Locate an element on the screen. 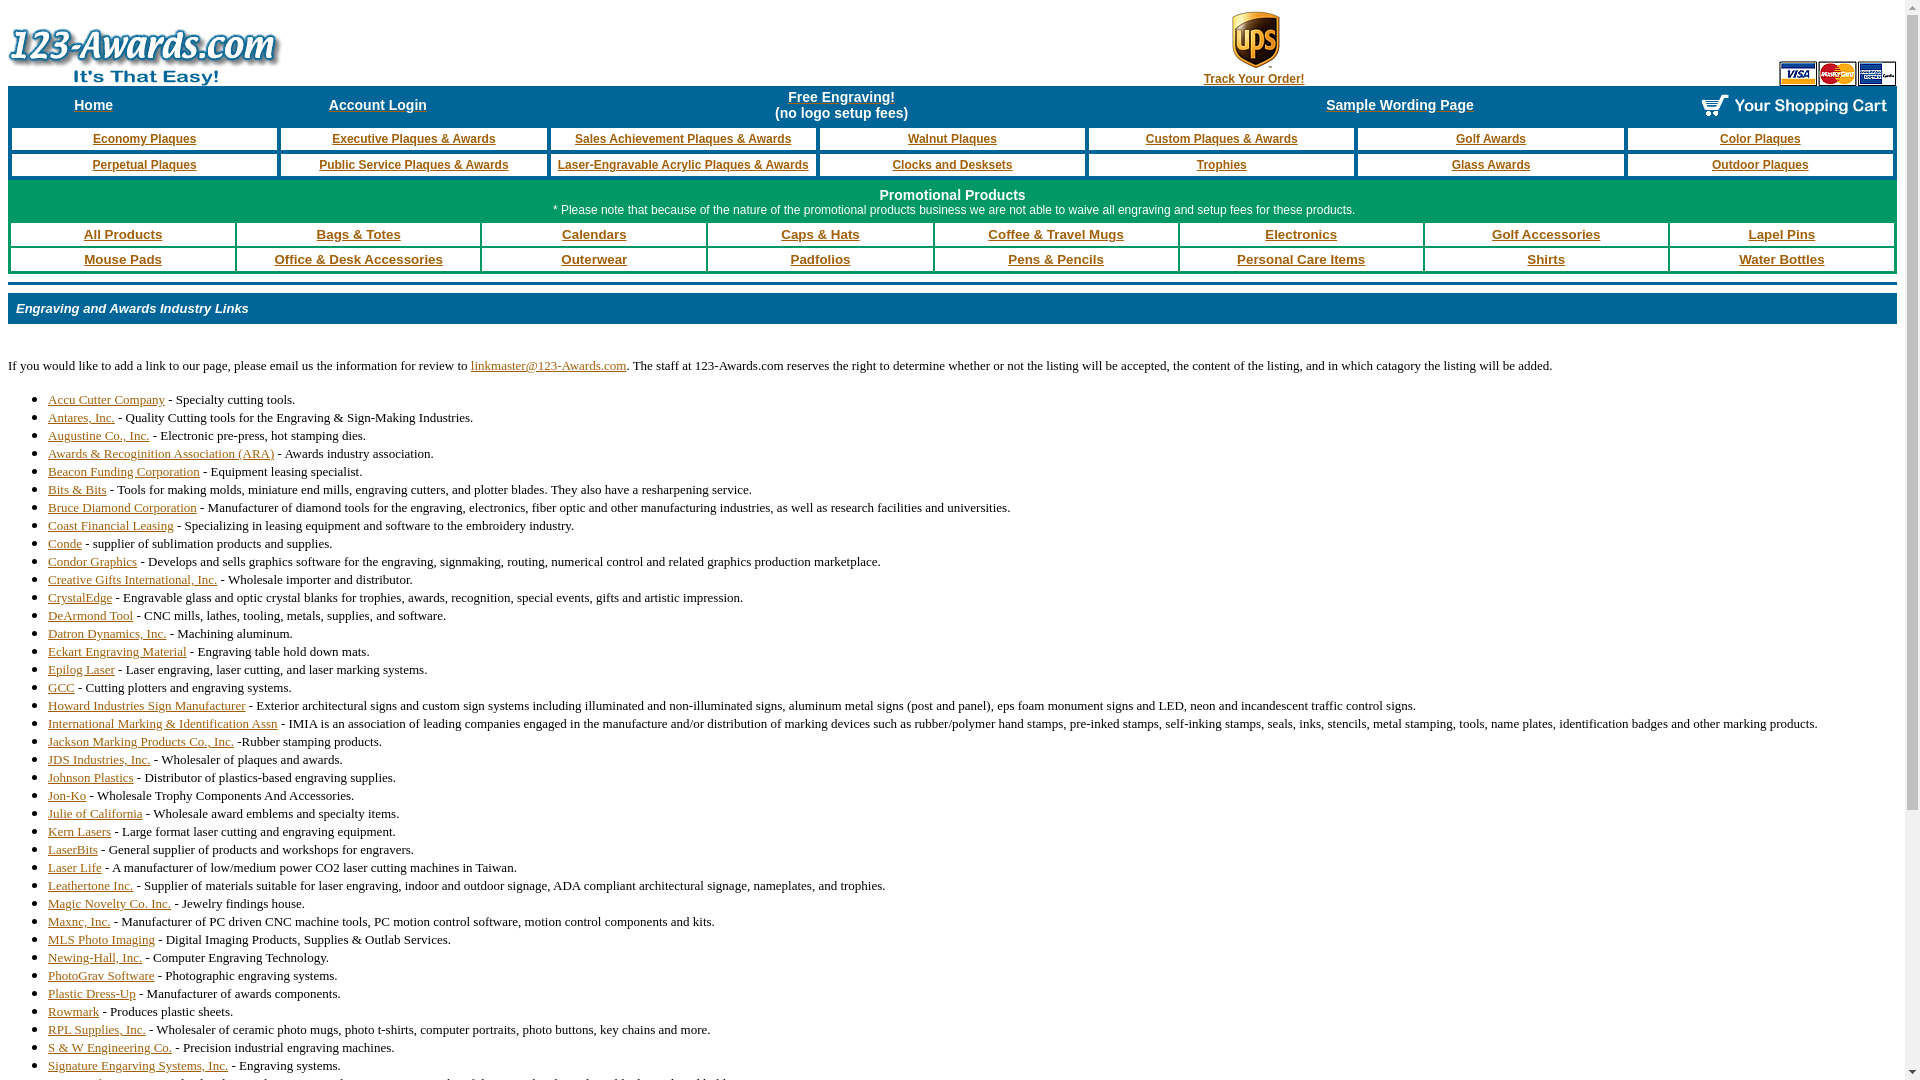 The height and width of the screenshot is (1080, 1920). 'Conde' is located at coordinates (65, 543).